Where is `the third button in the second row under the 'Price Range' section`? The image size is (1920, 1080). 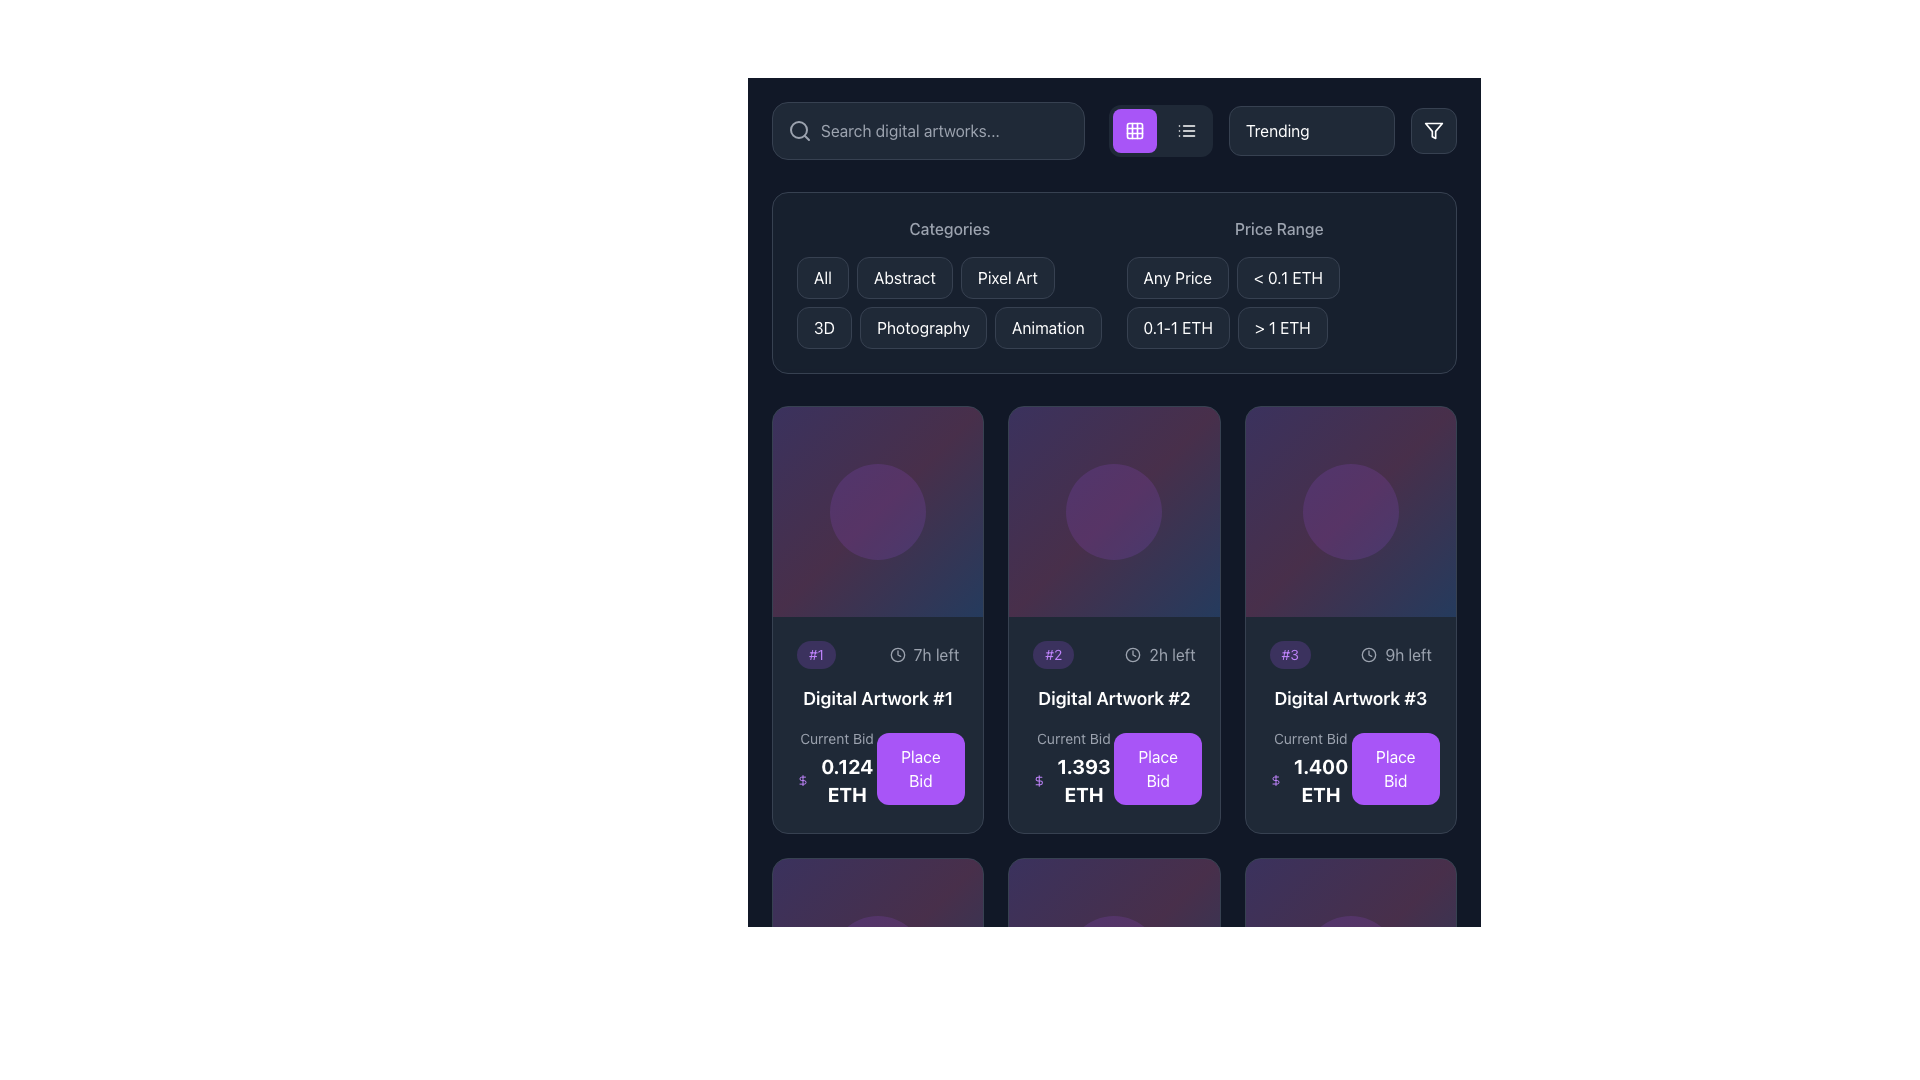 the third button in the second row under the 'Price Range' section is located at coordinates (1178, 326).